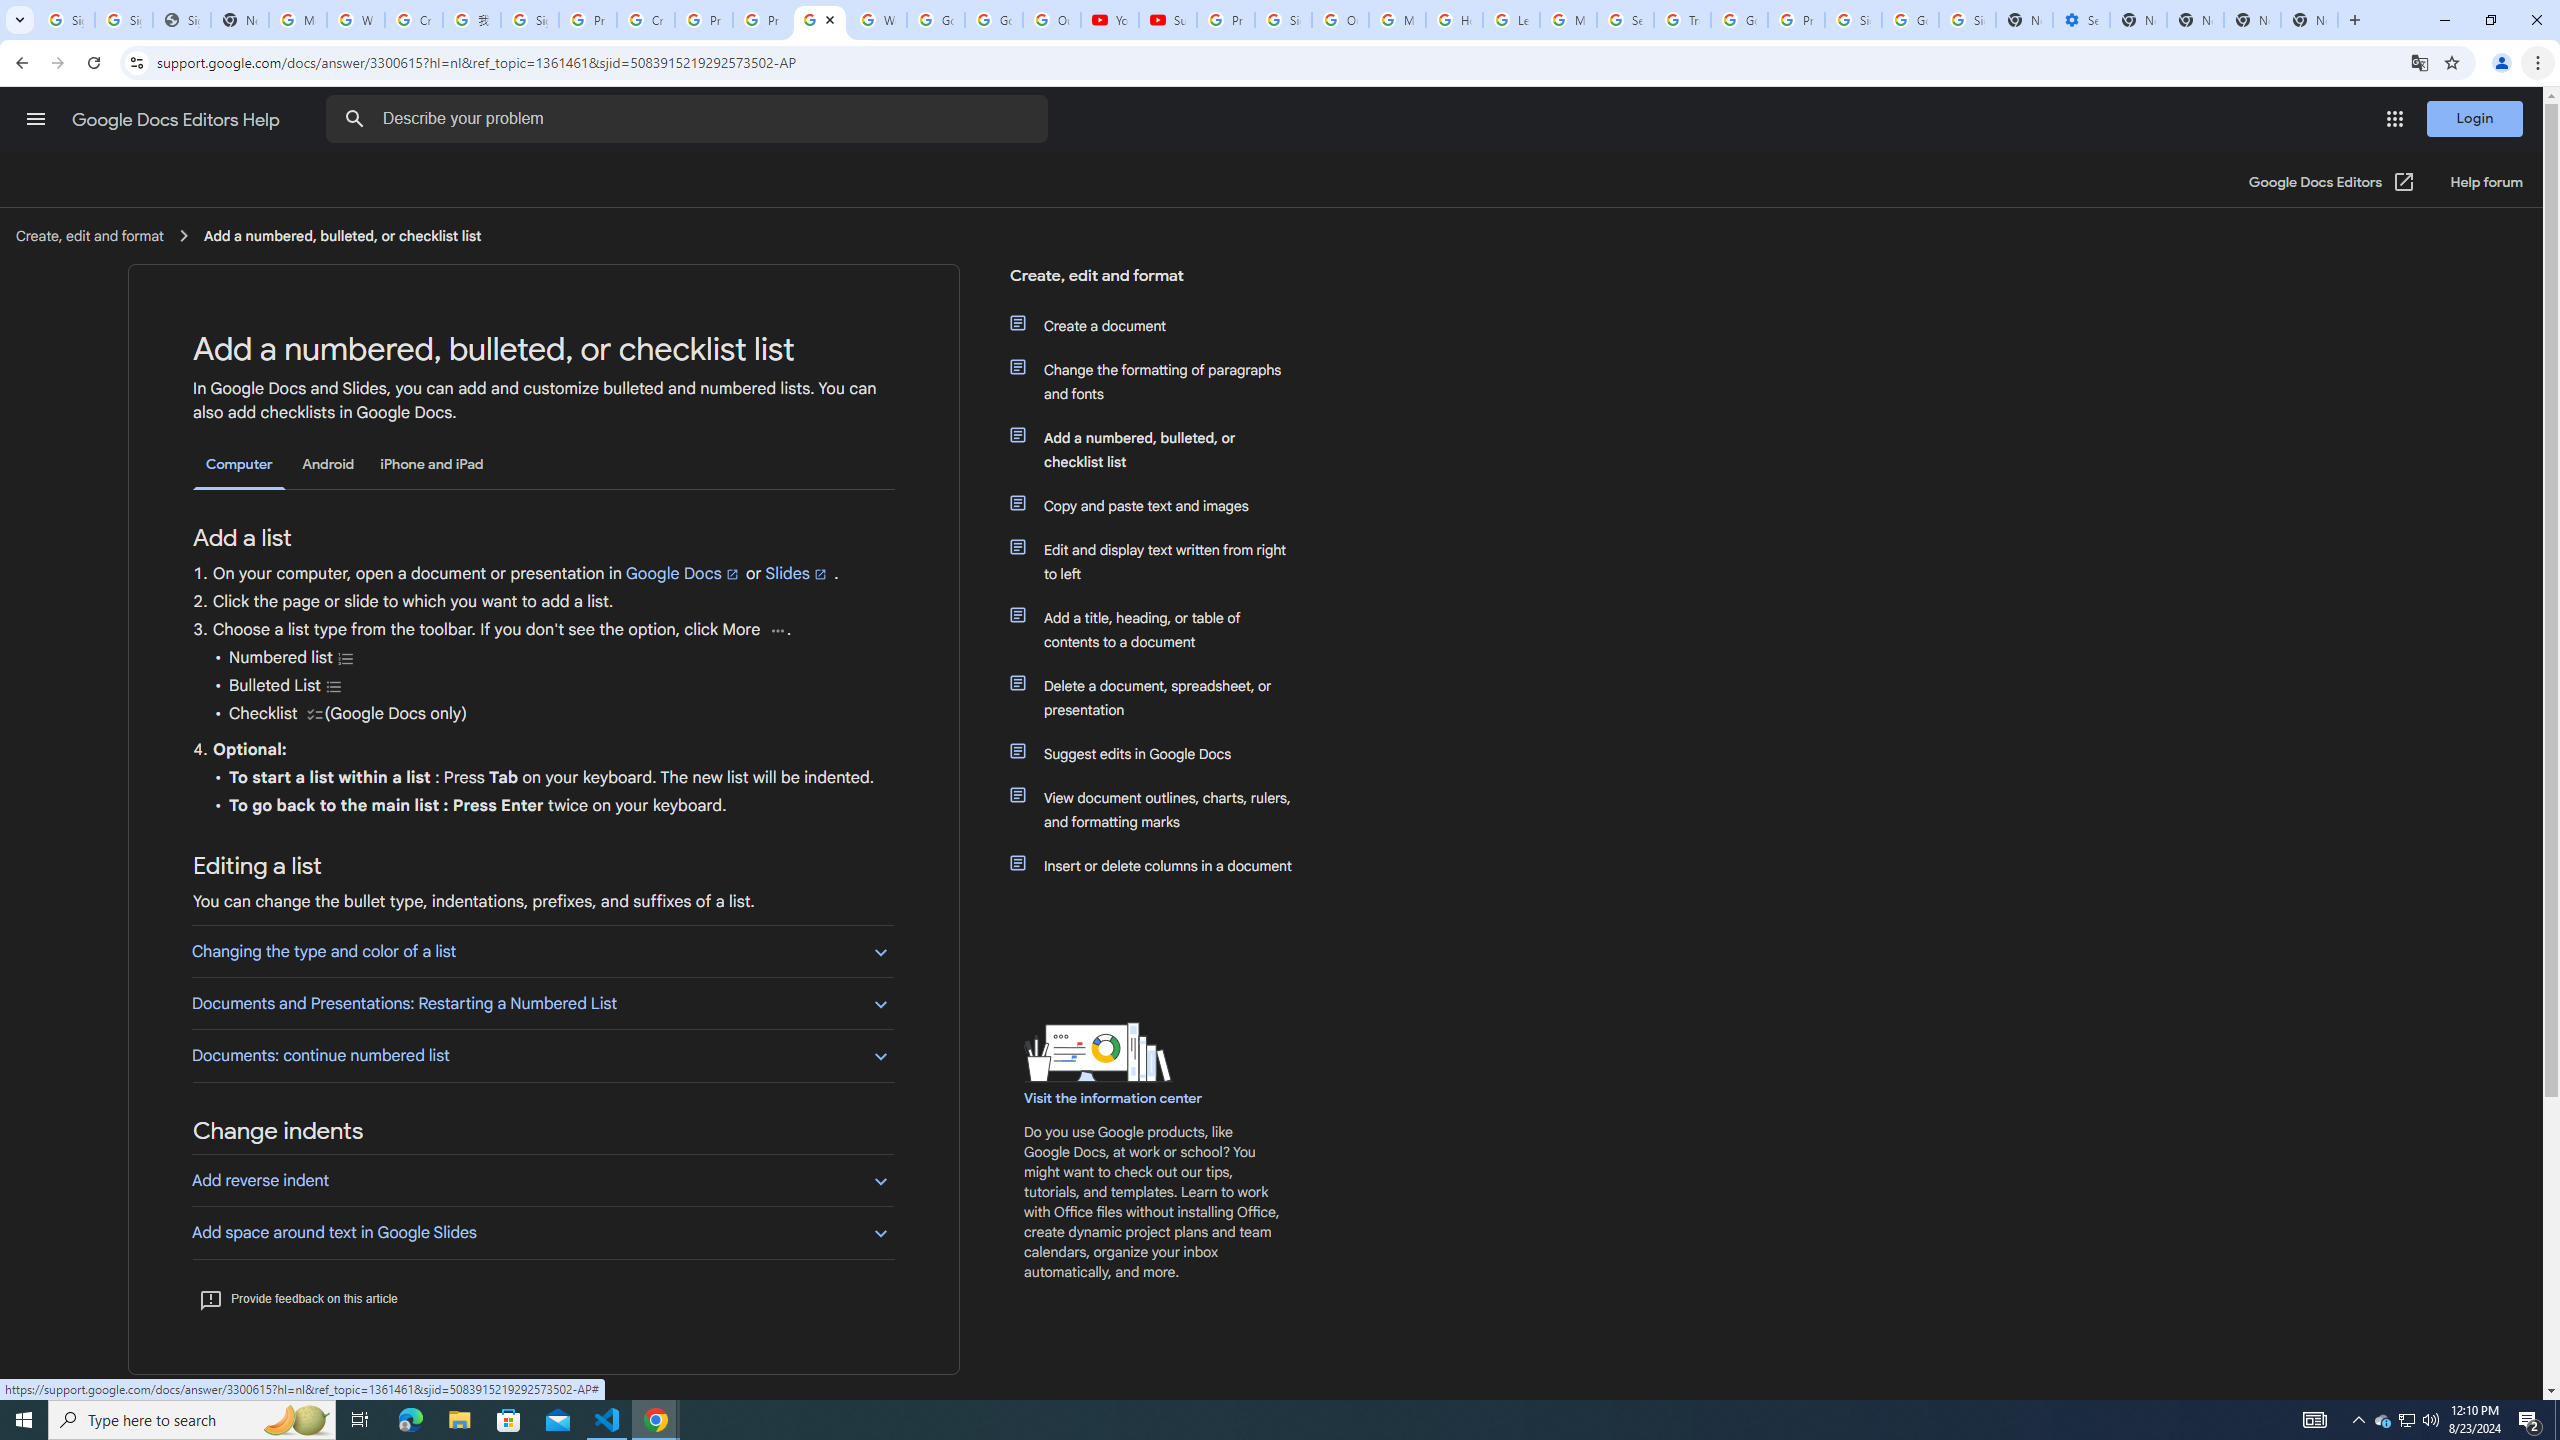 The height and width of the screenshot is (1440, 2560). What do you see at coordinates (1162, 505) in the screenshot?
I see `'Copy and paste text and images'` at bounding box center [1162, 505].